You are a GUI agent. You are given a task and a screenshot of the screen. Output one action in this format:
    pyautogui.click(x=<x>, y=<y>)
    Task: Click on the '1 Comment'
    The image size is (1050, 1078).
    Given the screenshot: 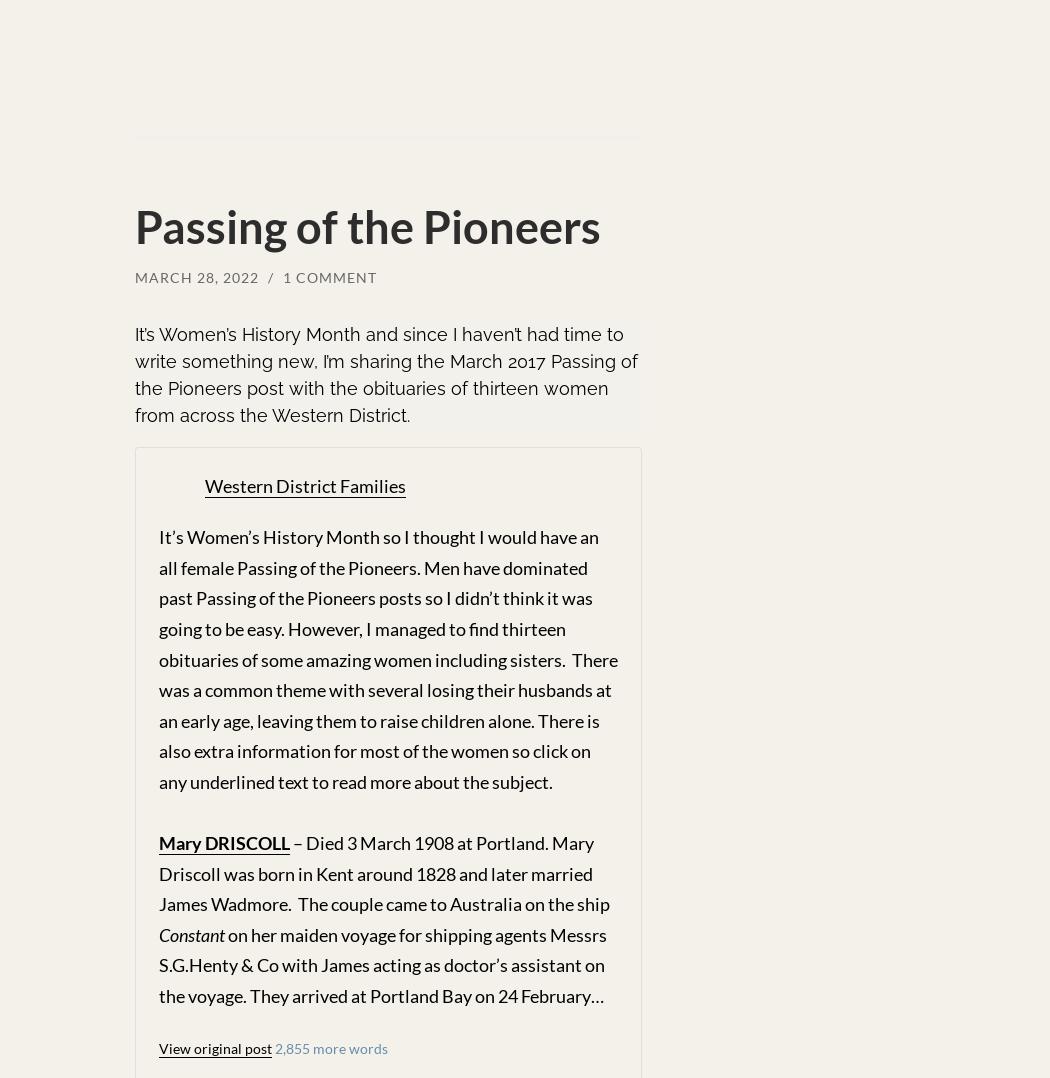 What is the action you would take?
    pyautogui.click(x=281, y=277)
    